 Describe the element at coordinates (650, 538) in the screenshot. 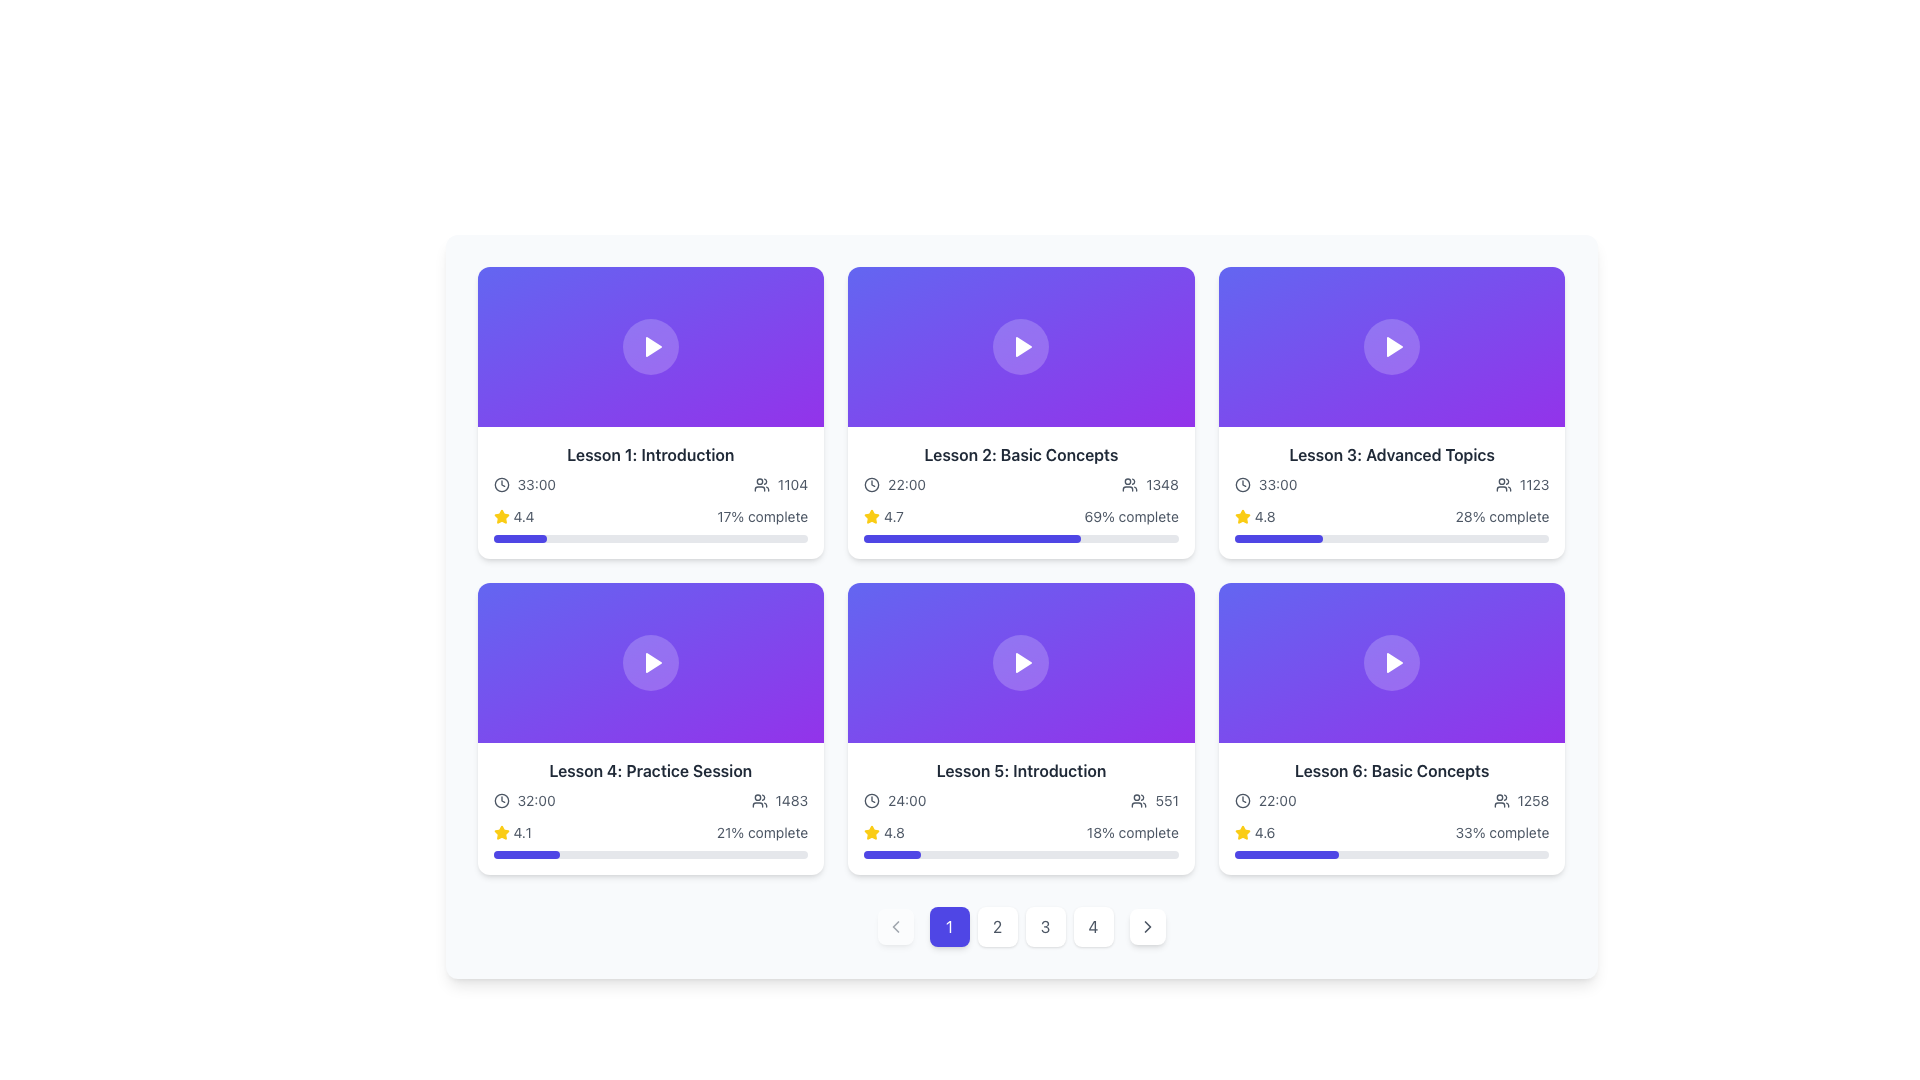

I see `the progress bar indicating 17% completion for 'Lesson 1: Introduction'` at that location.